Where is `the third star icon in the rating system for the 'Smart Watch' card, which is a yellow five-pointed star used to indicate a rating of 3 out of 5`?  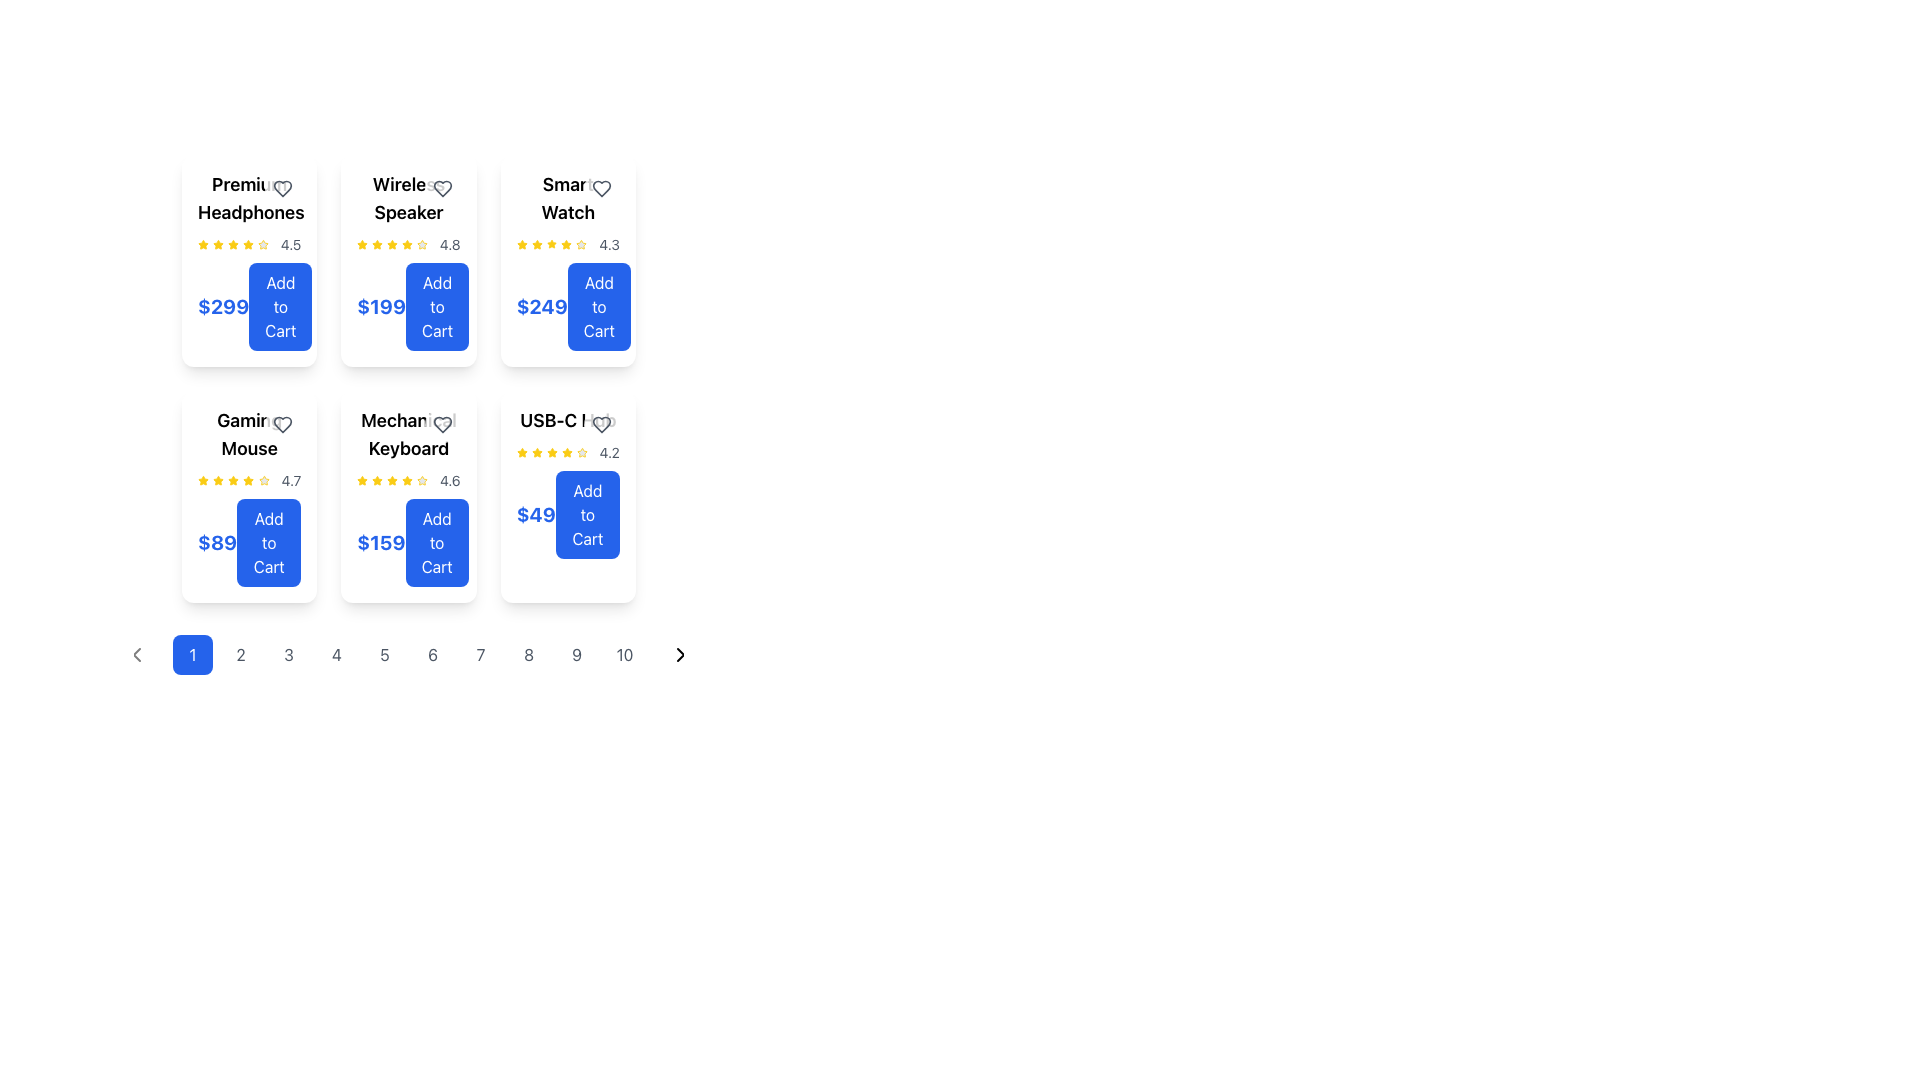
the third star icon in the rating system for the 'Smart Watch' card, which is a yellow five-pointed star used to indicate a rating of 3 out of 5 is located at coordinates (552, 243).